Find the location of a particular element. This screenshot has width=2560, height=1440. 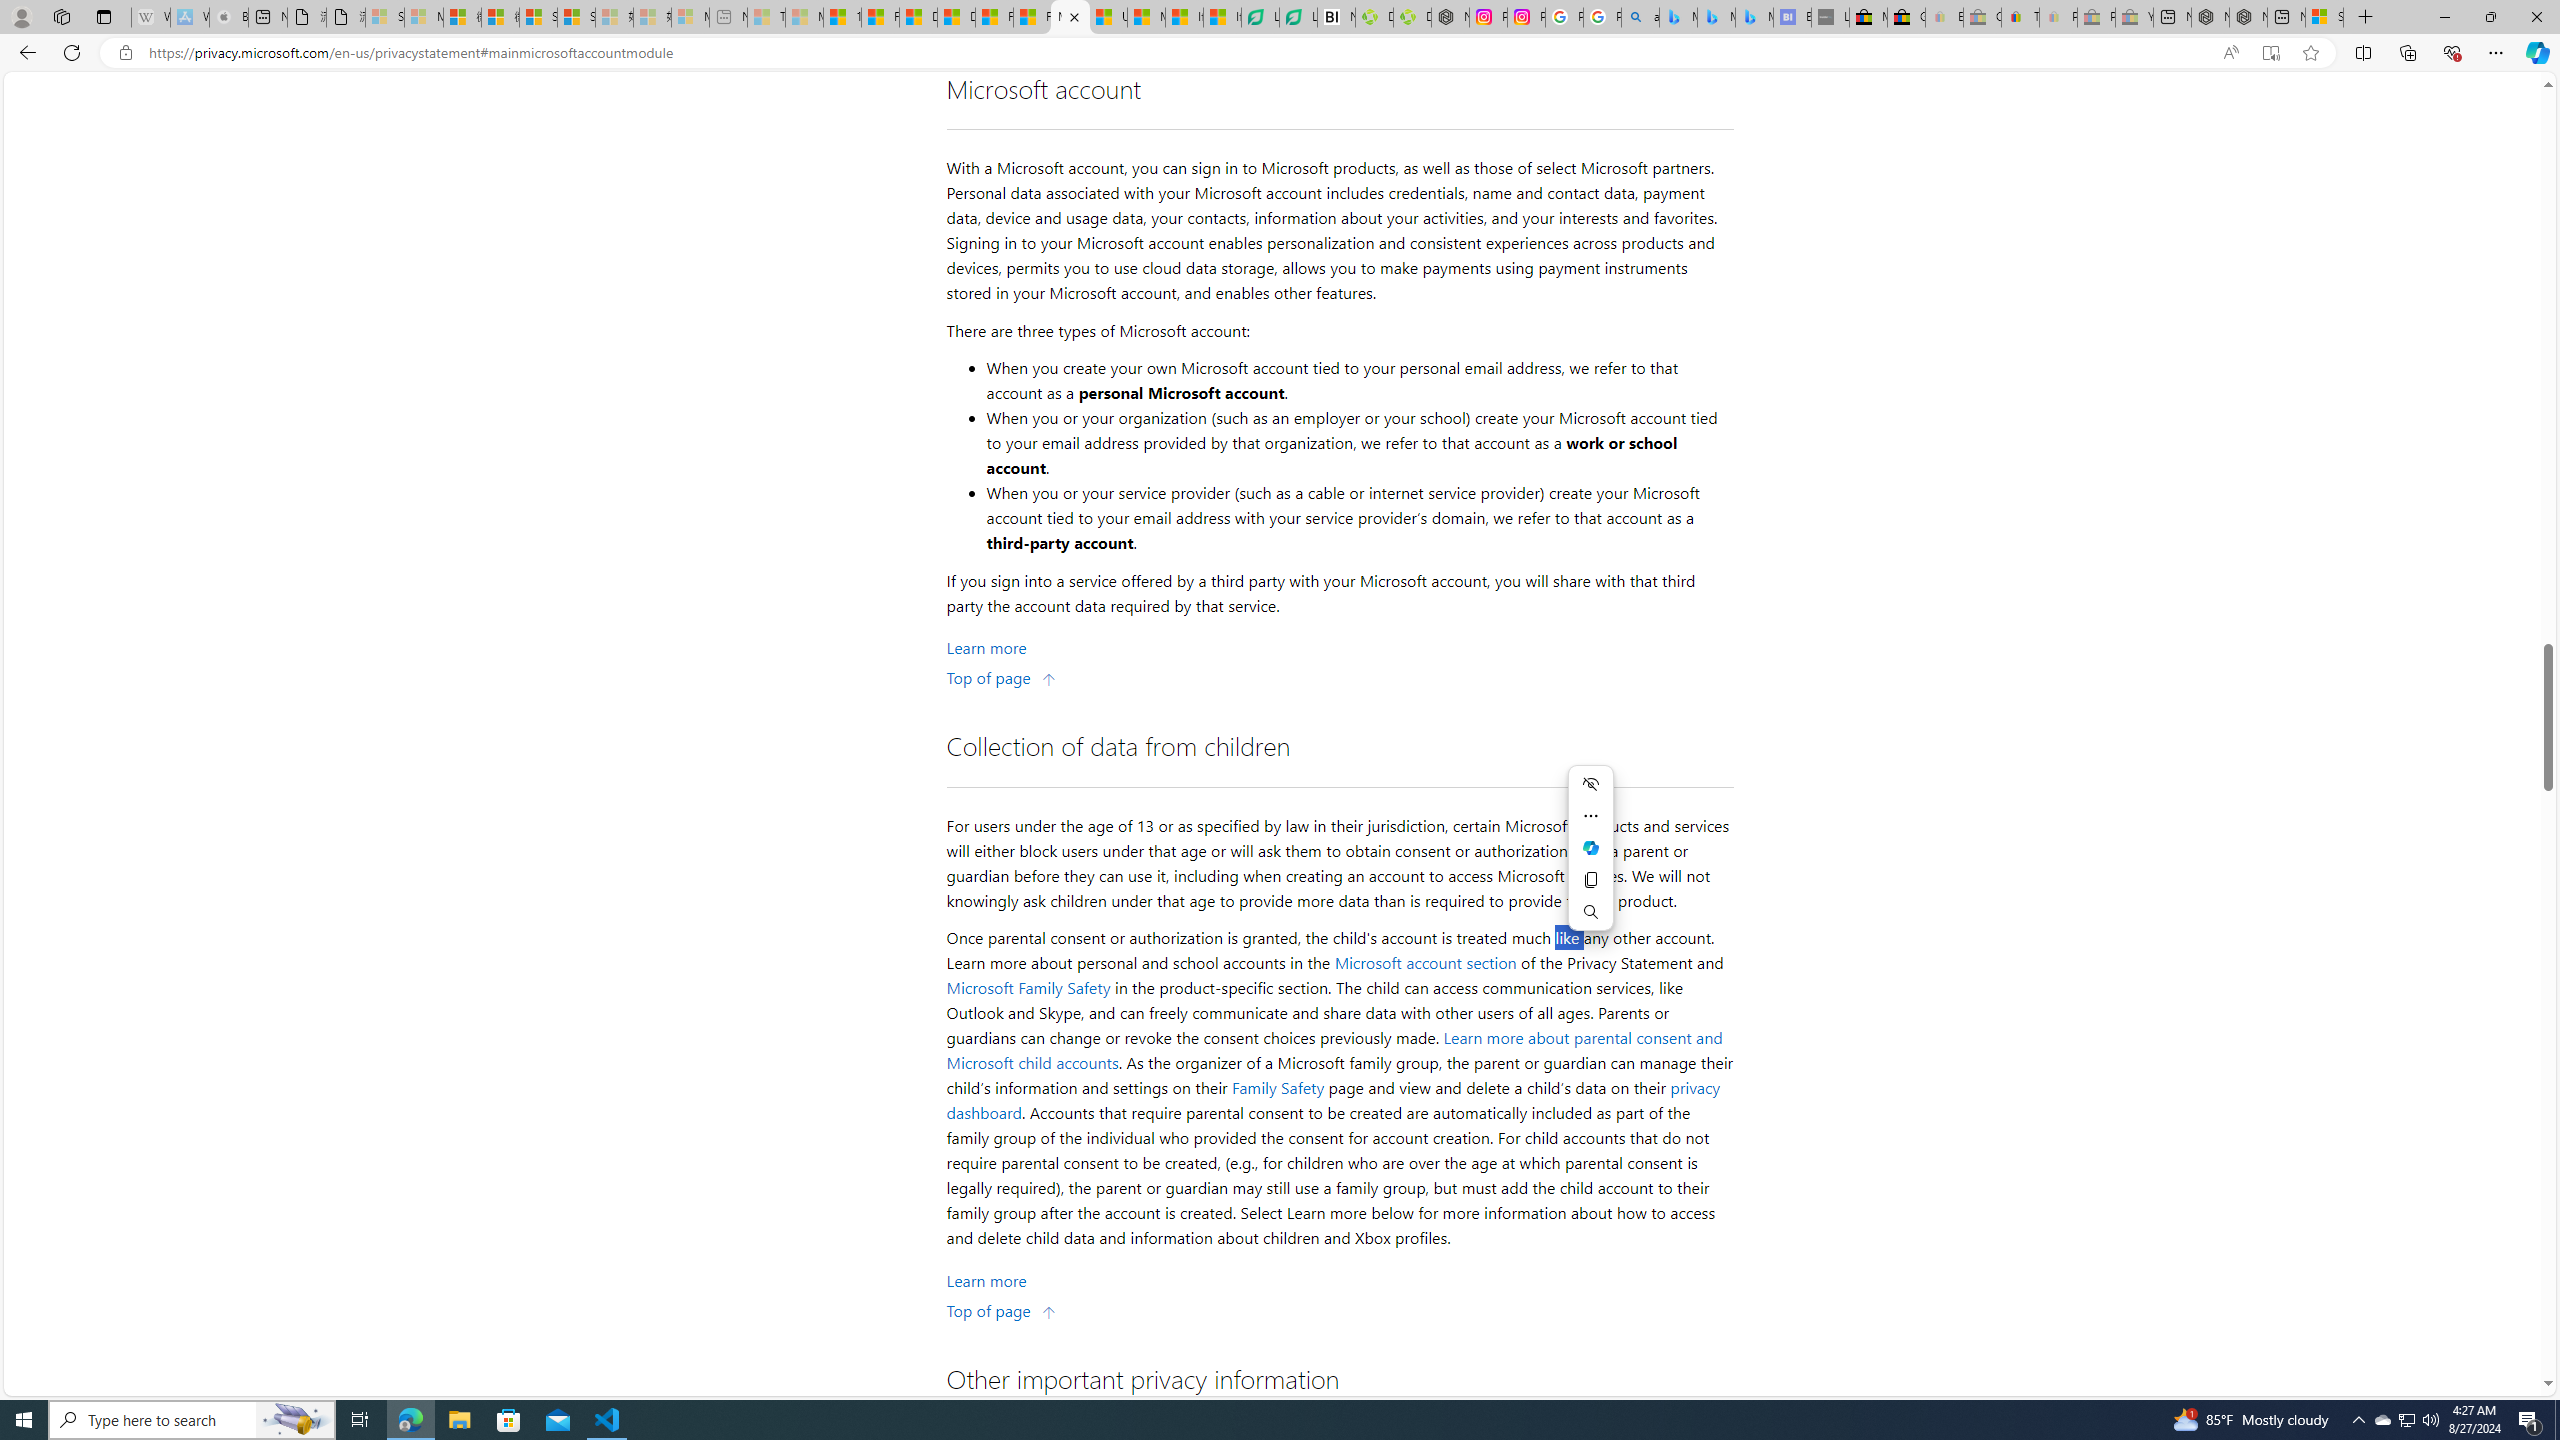

'Food and Drink - MSN' is located at coordinates (880, 16).